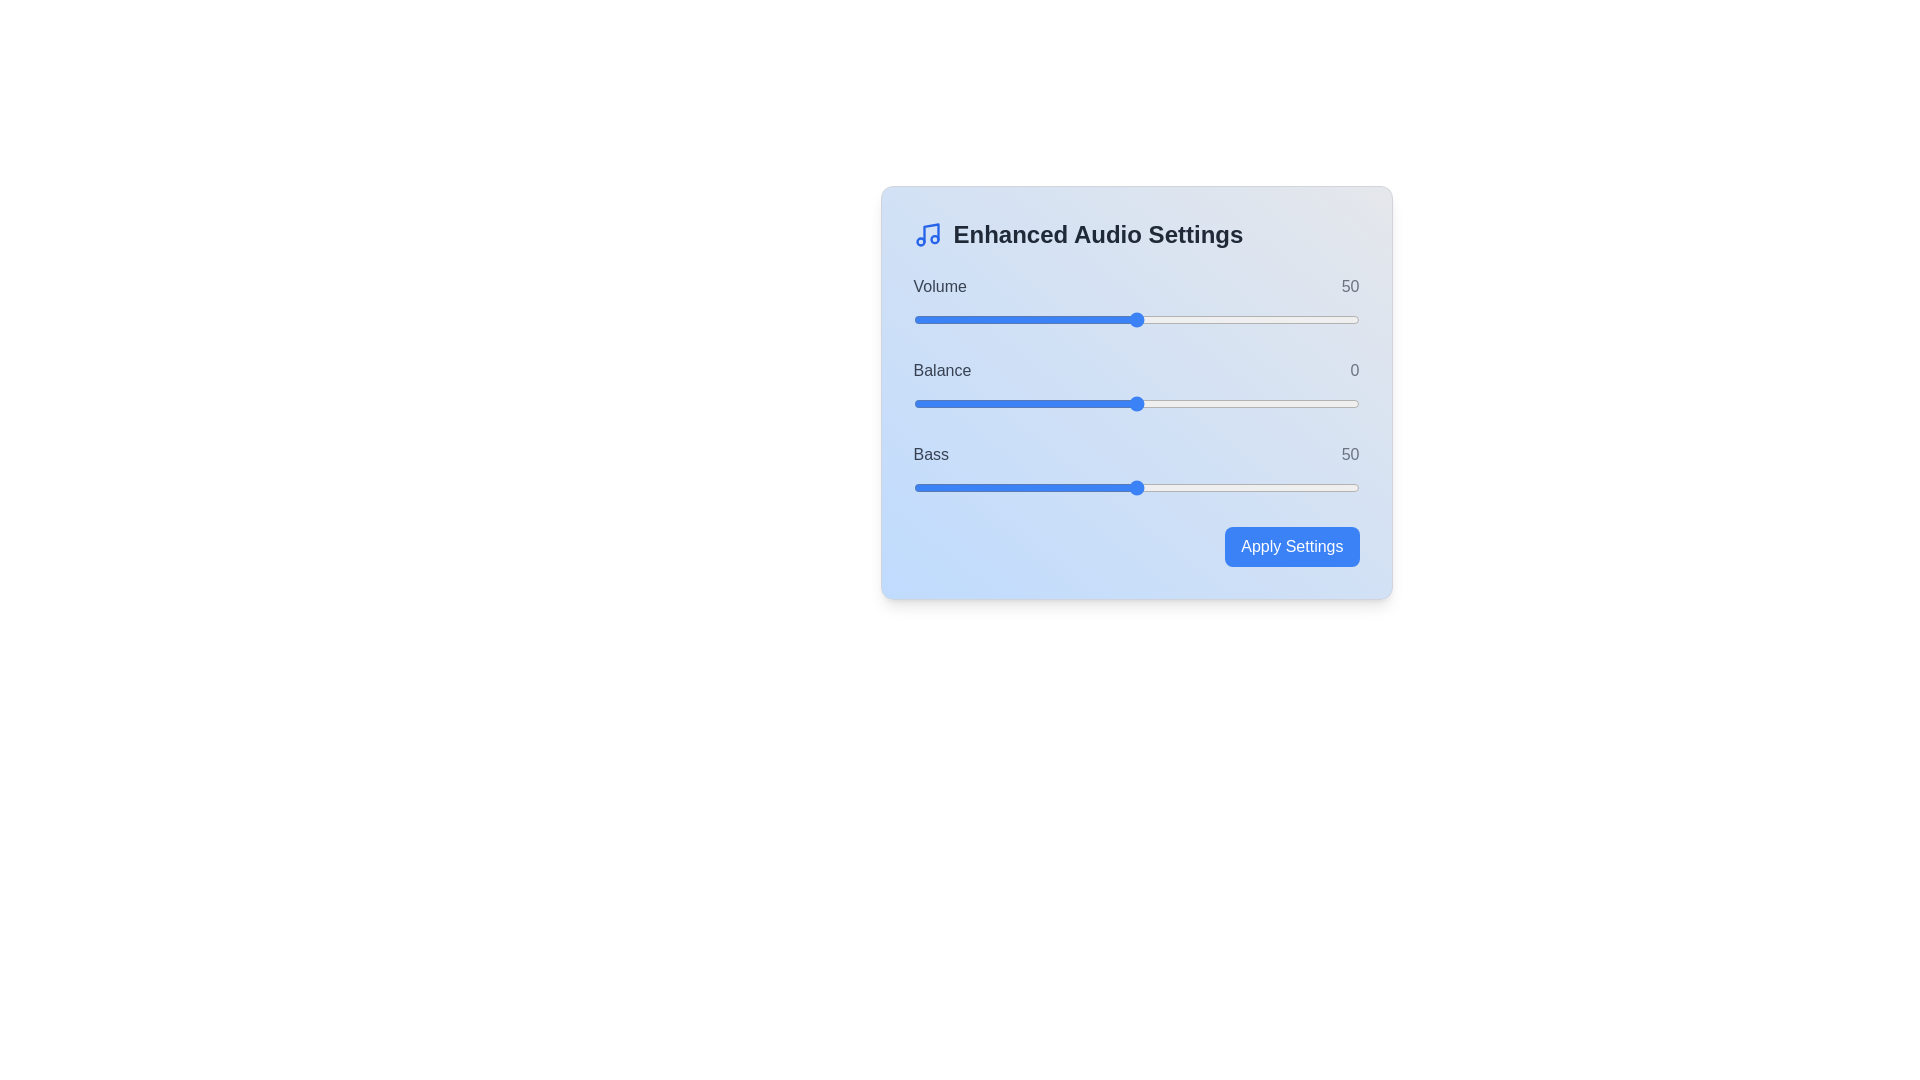  What do you see at coordinates (1328, 319) in the screenshot?
I see `the volume slider to 93 percent` at bounding box center [1328, 319].